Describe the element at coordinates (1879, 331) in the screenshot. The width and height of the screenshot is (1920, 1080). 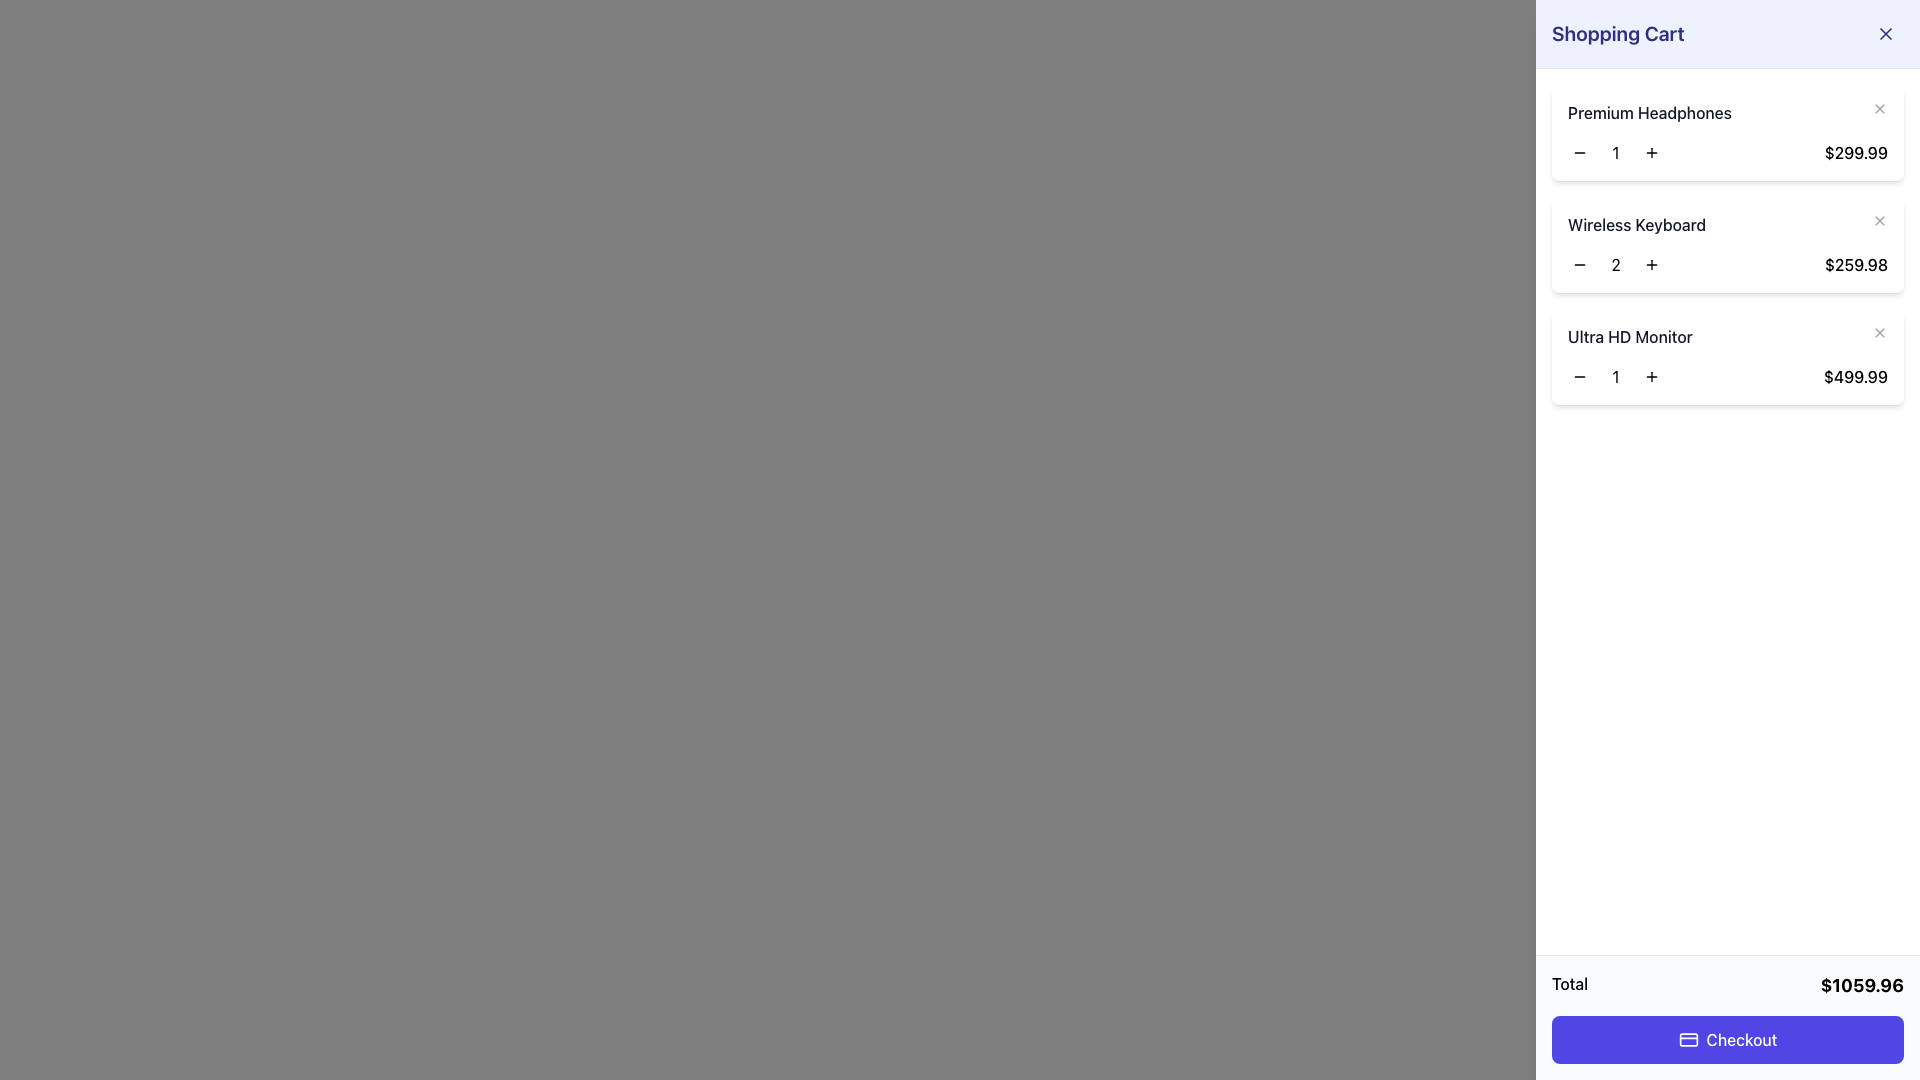
I see `the close button for the 'Ultra HD Monitor' item in the shopping cart` at that location.